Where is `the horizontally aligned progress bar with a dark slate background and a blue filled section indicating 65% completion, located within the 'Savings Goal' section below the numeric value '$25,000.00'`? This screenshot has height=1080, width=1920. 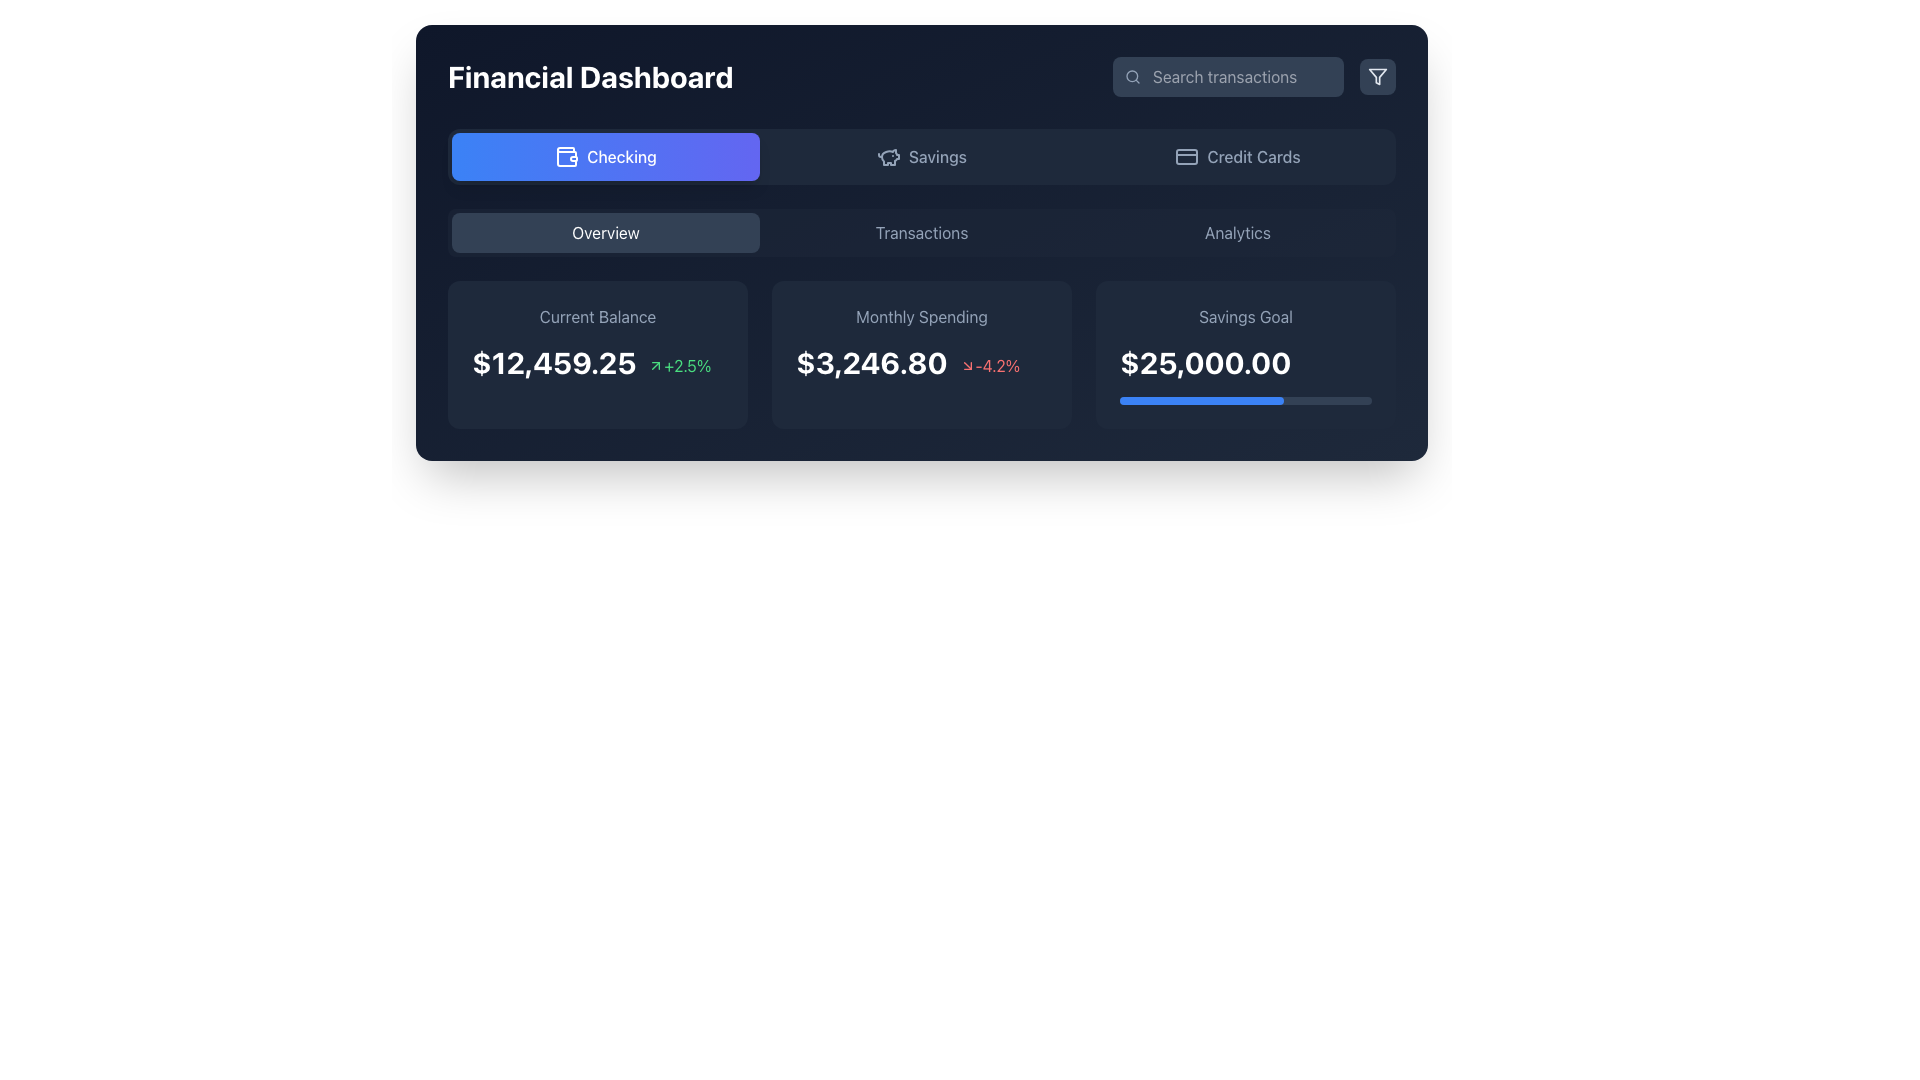
the horizontally aligned progress bar with a dark slate background and a blue filled section indicating 65% completion, located within the 'Savings Goal' section below the numeric value '$25,000.00' is located at coordinates (1245, 401).